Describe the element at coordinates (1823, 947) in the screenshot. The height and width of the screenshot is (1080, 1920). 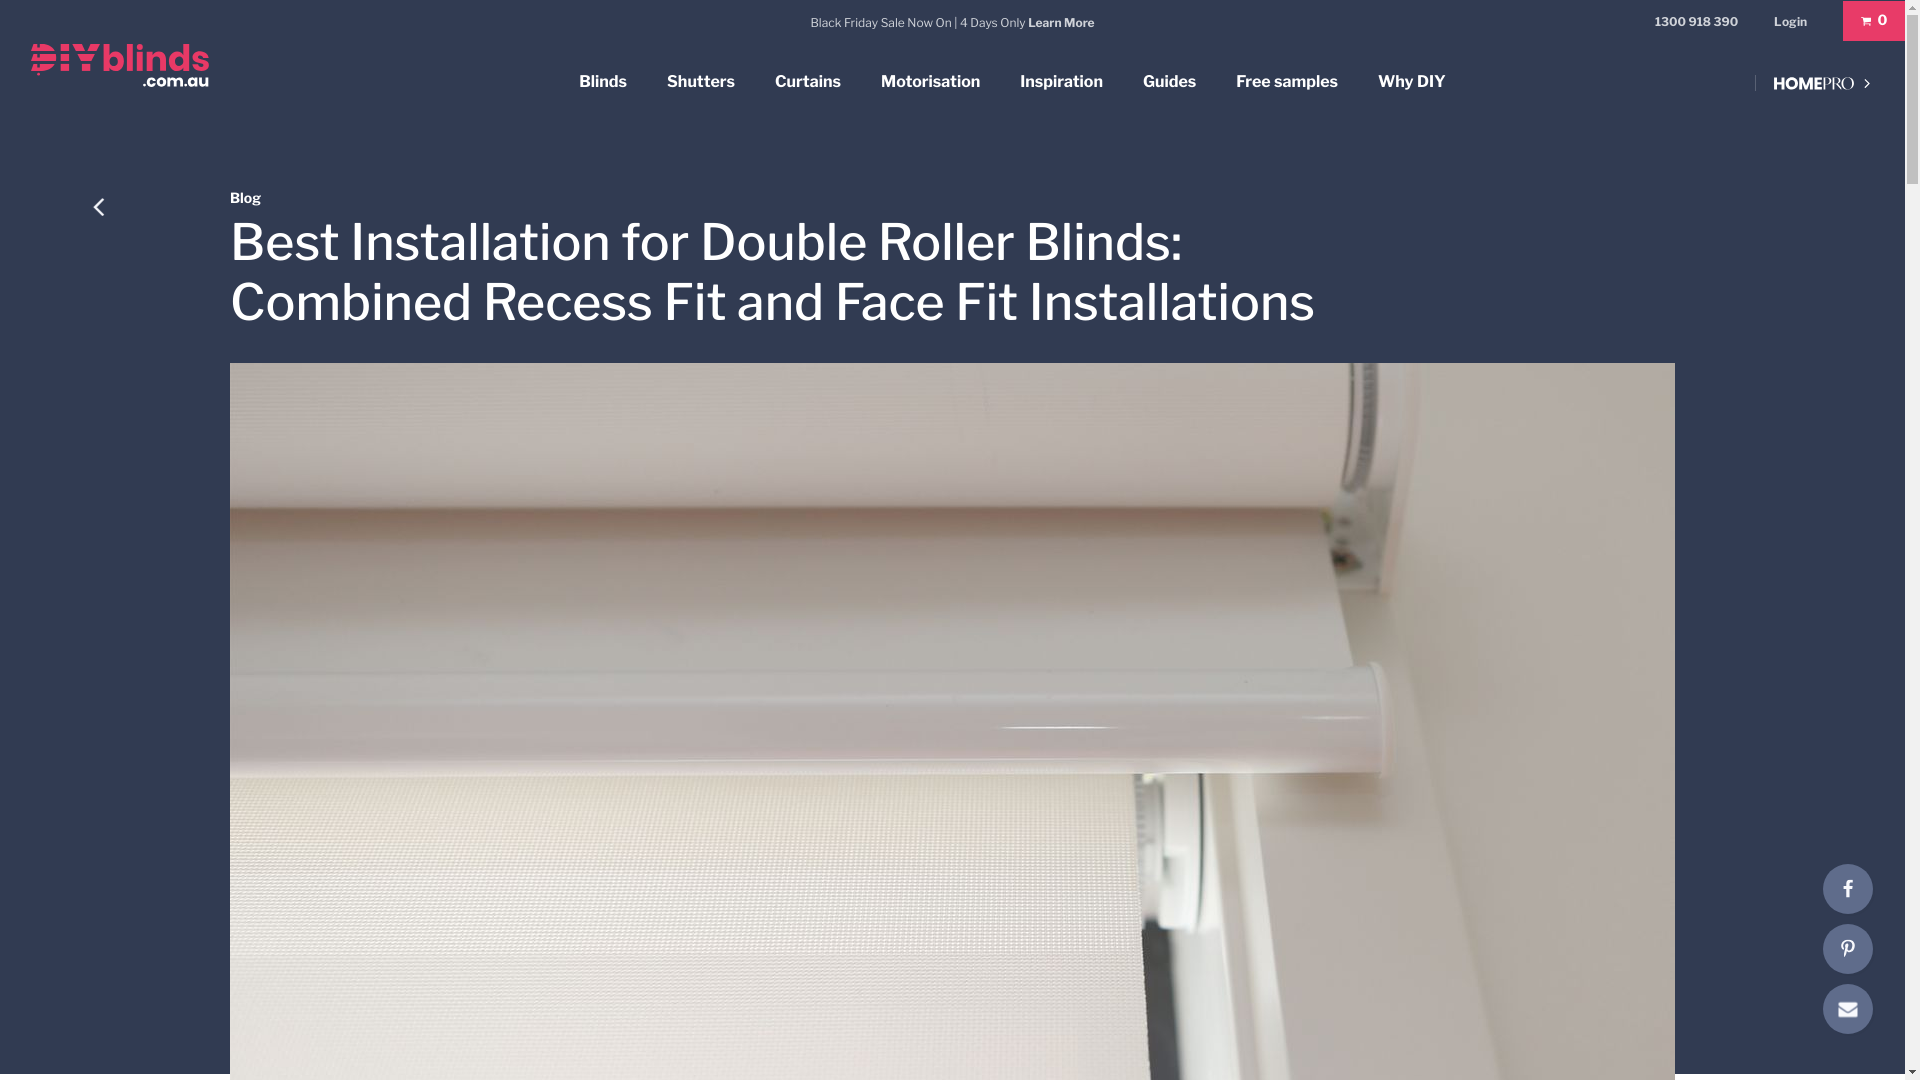
I see `'Pinterest'` at that location.